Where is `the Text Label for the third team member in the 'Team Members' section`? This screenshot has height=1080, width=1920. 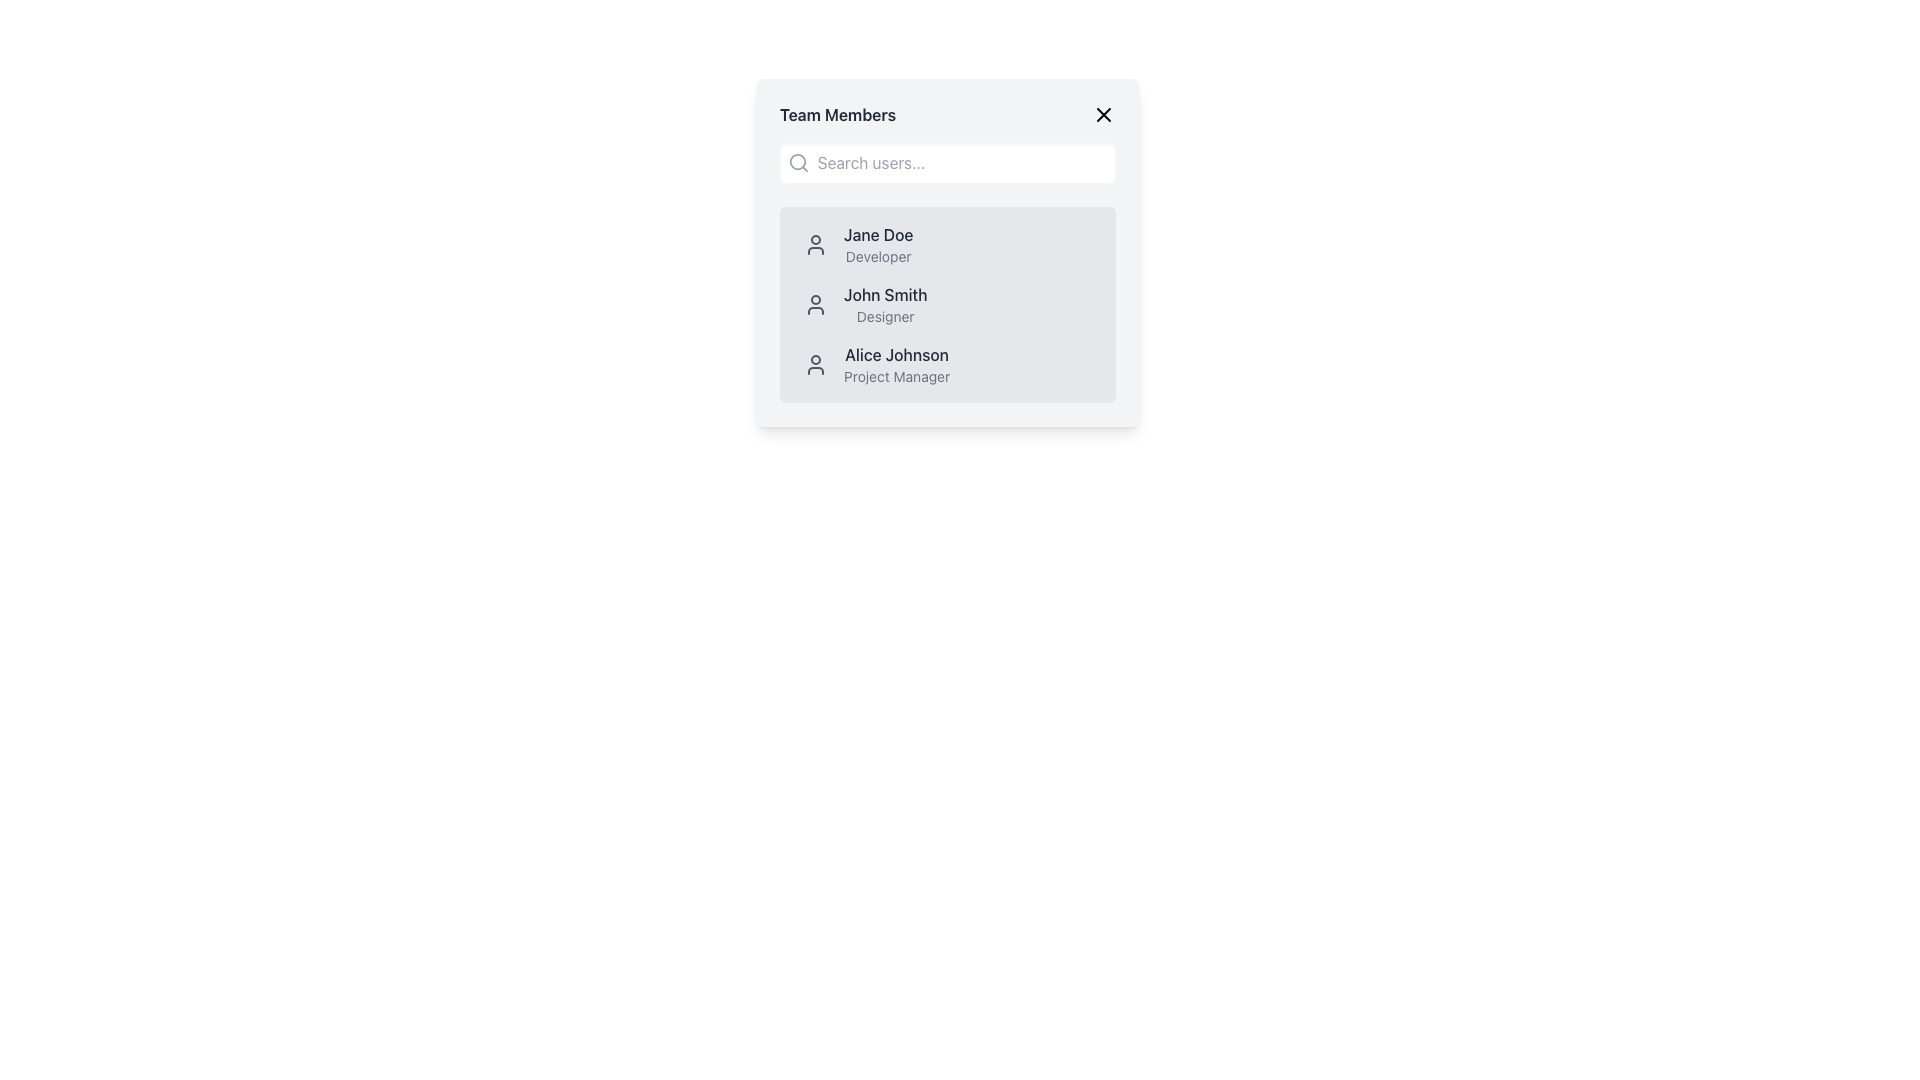 the Text Label for the third team member in the 'Team Members' section is located at coordinates (896, 353).